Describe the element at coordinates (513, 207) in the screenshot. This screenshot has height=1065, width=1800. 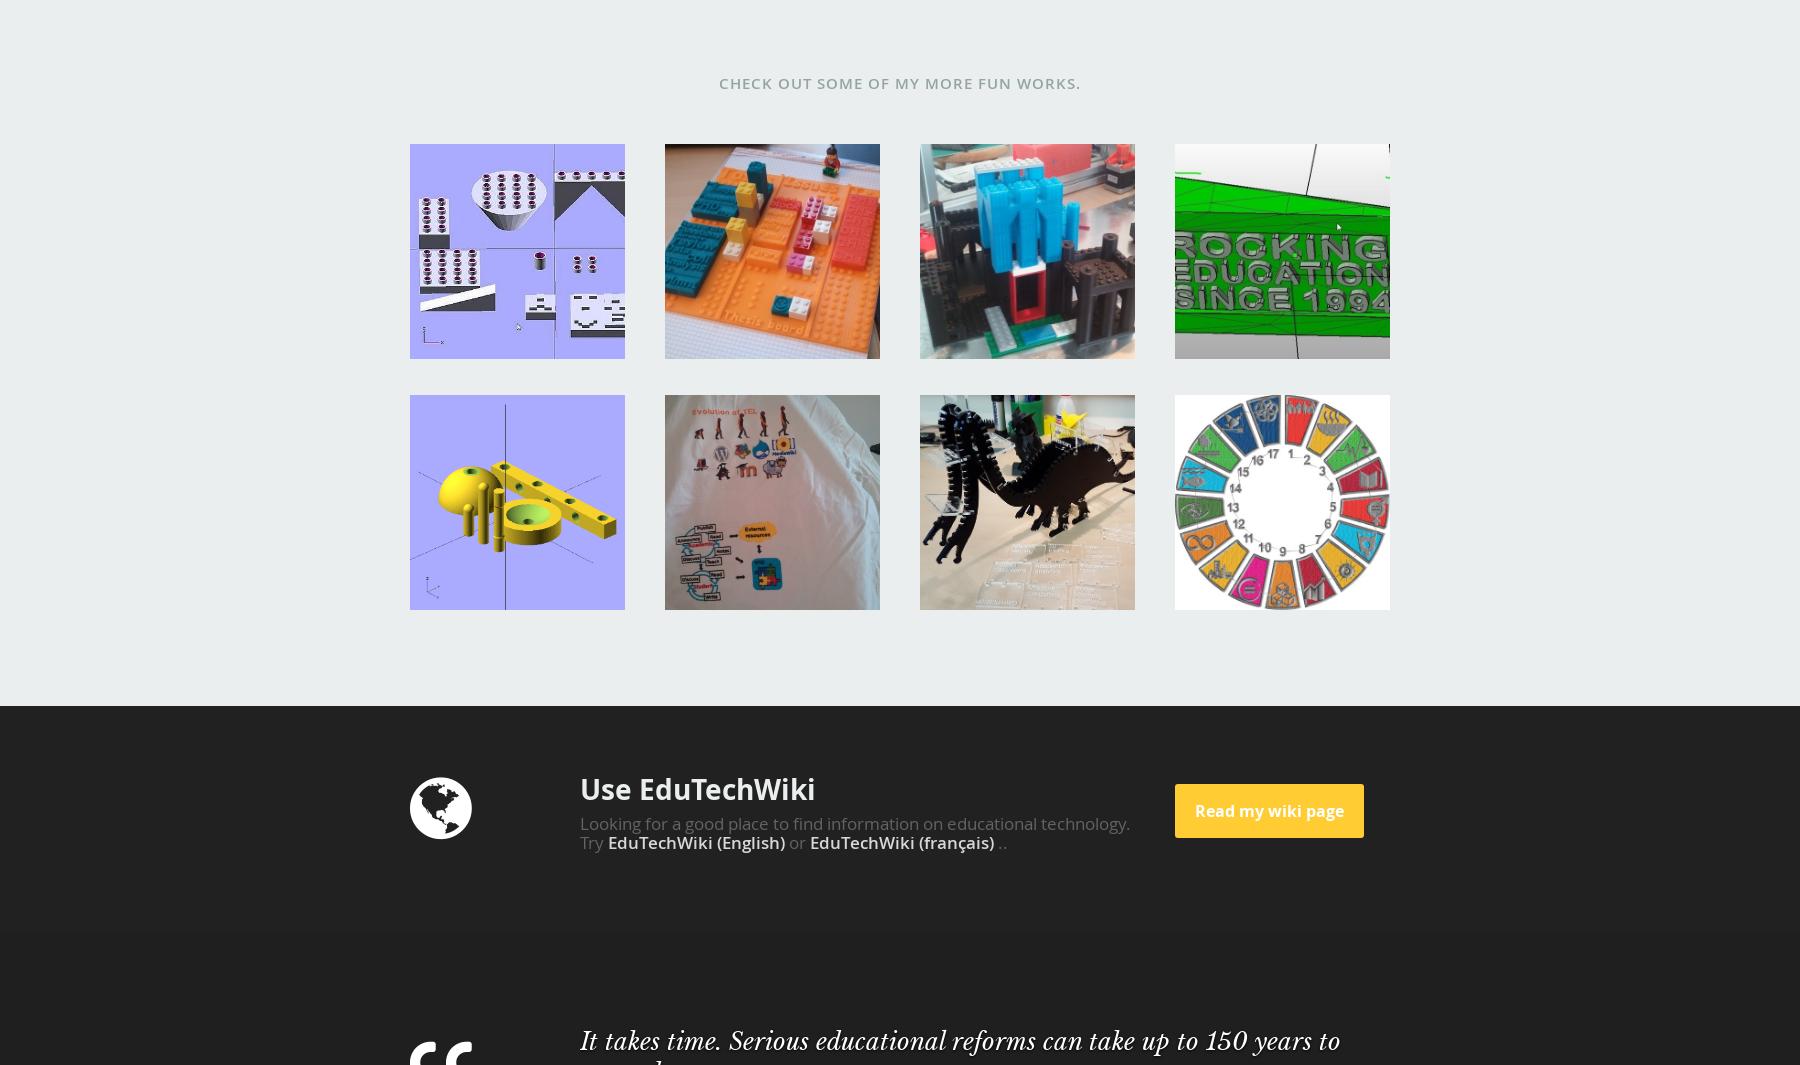
I see `'An openscad library for creating LEGO and DUPLO compatible blocks'` at that location.